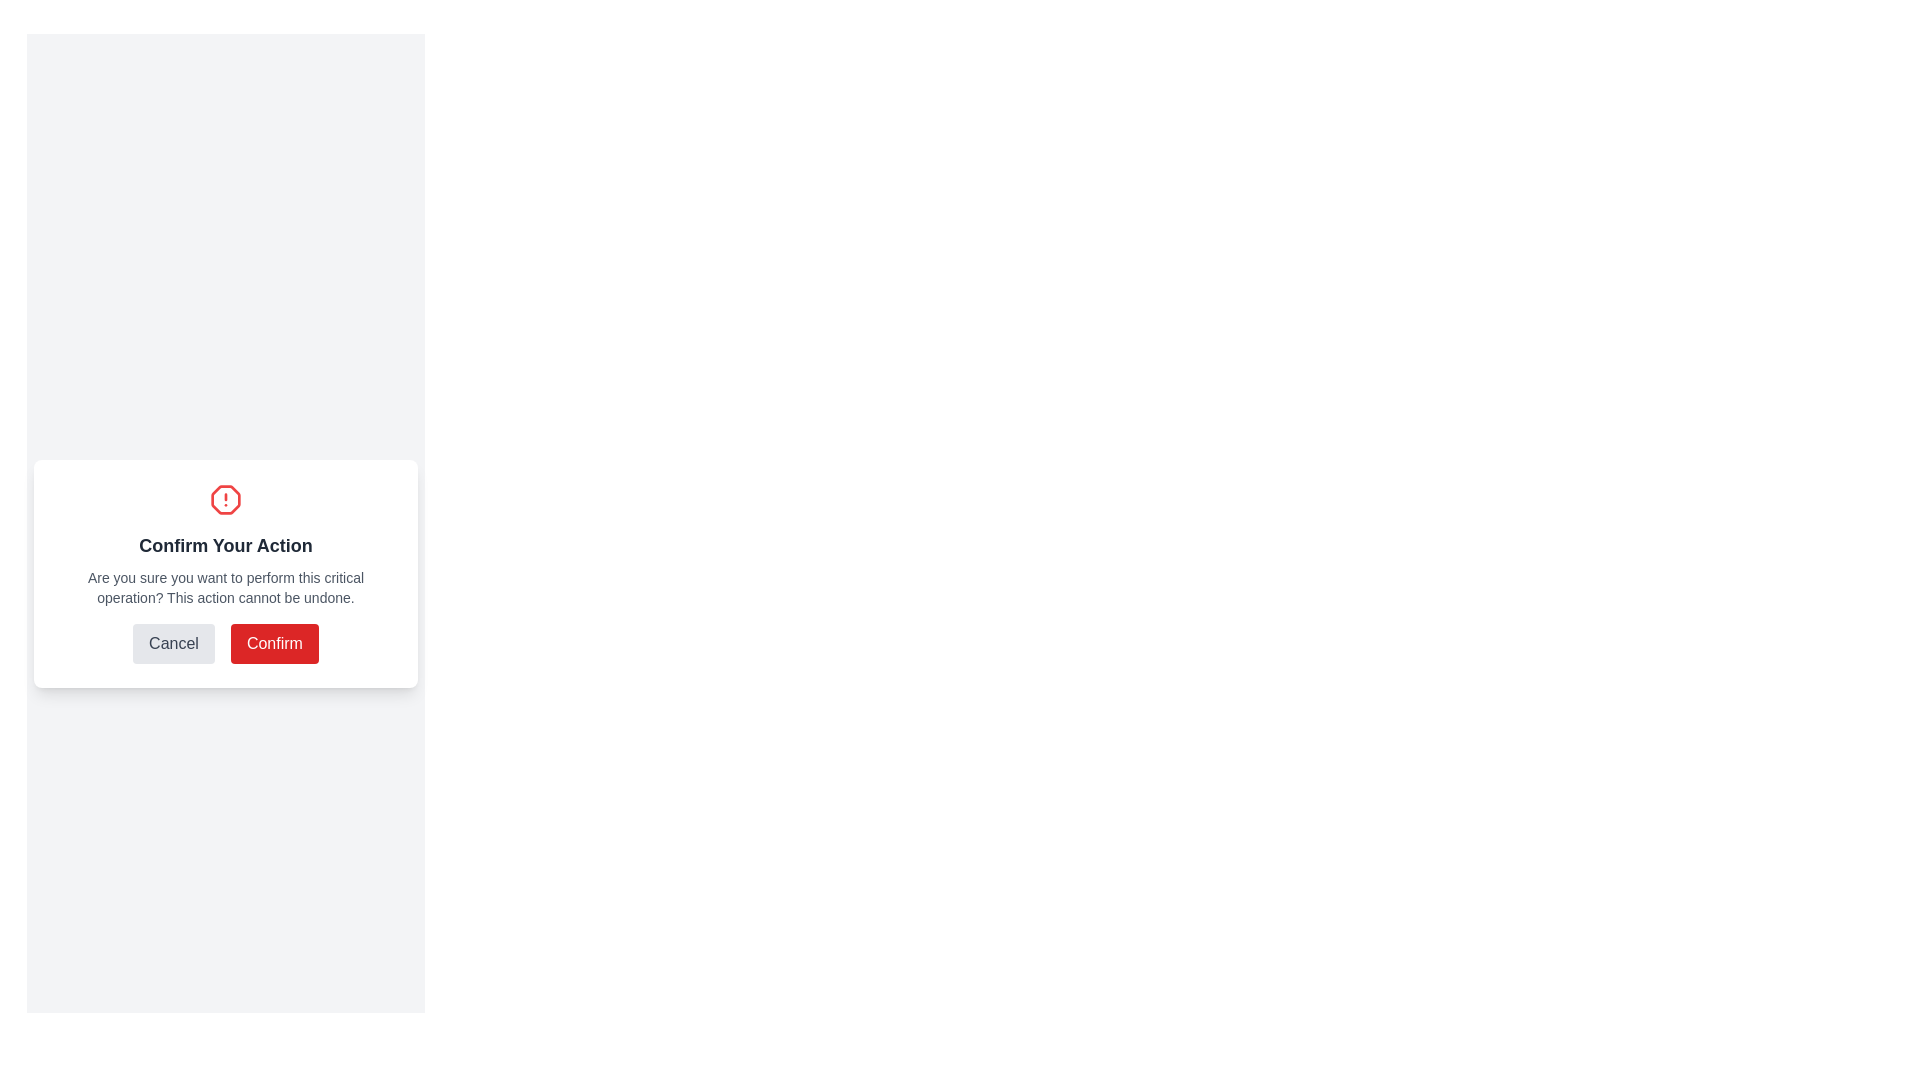  Describe the element at coordinates (225, 644) in the screenshot. I see `the Button Group containing 'Cancel' and 'Confirm' buttons to observe the hover effects` at that location.